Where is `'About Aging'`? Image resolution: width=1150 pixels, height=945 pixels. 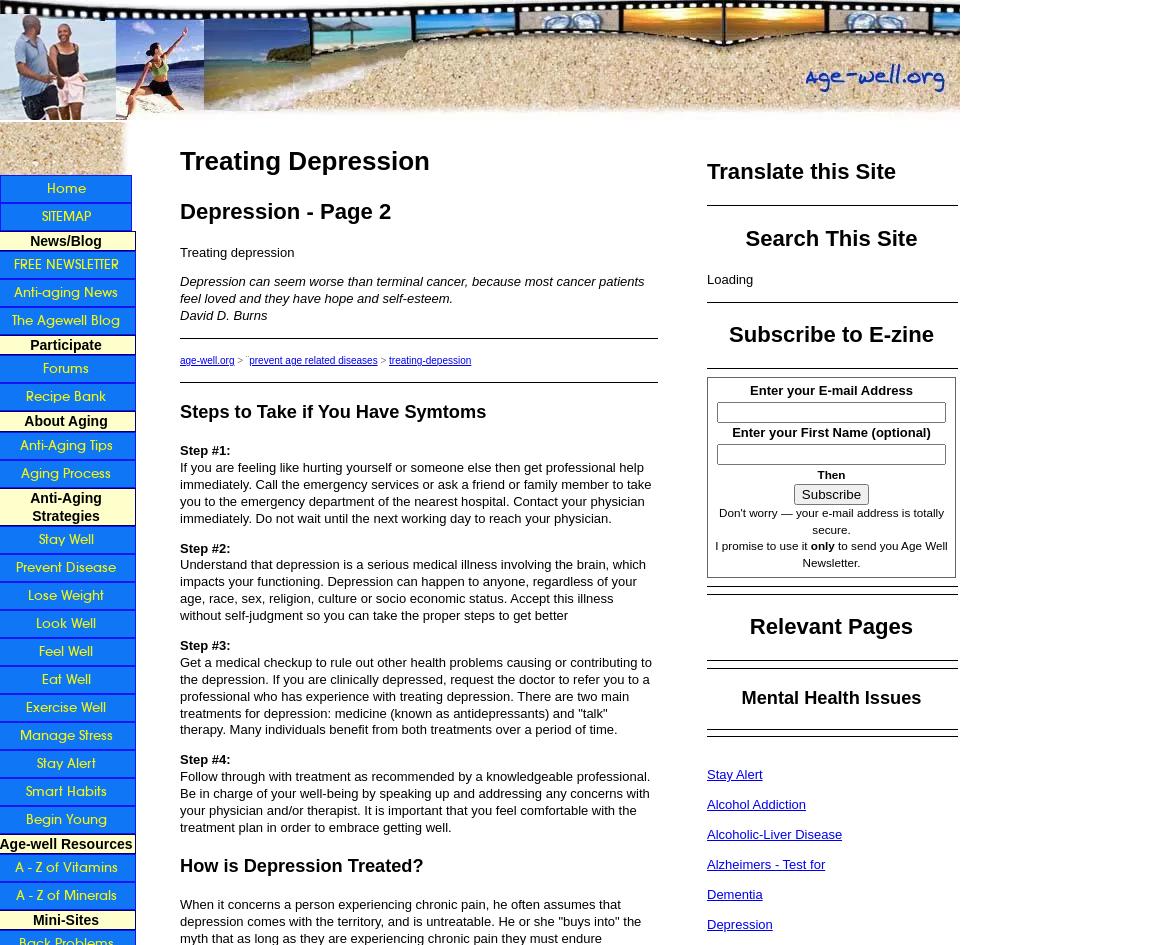
'About Aging' is located at coordinates (23, 420).